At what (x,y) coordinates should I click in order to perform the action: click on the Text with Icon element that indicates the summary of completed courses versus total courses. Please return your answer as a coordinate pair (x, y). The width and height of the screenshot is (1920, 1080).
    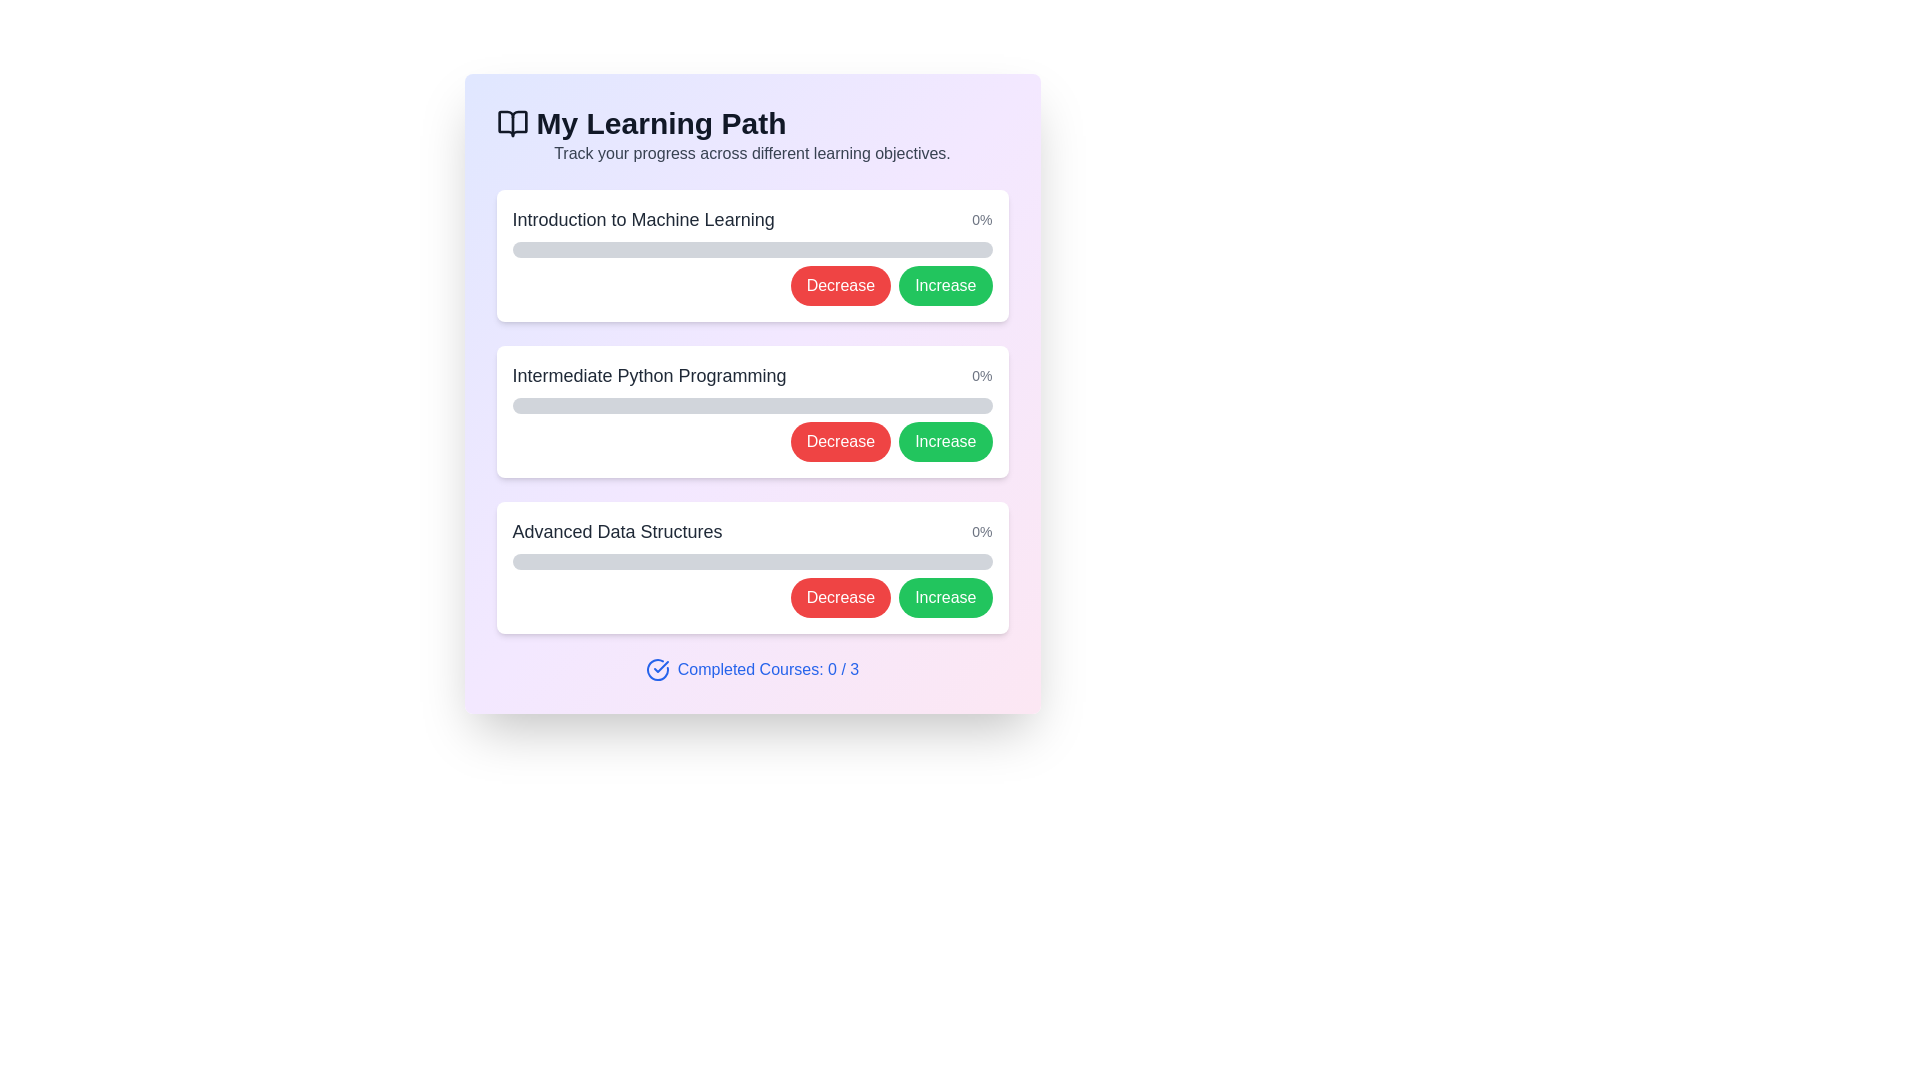
    Looking at the image, I should click on (751, 670).